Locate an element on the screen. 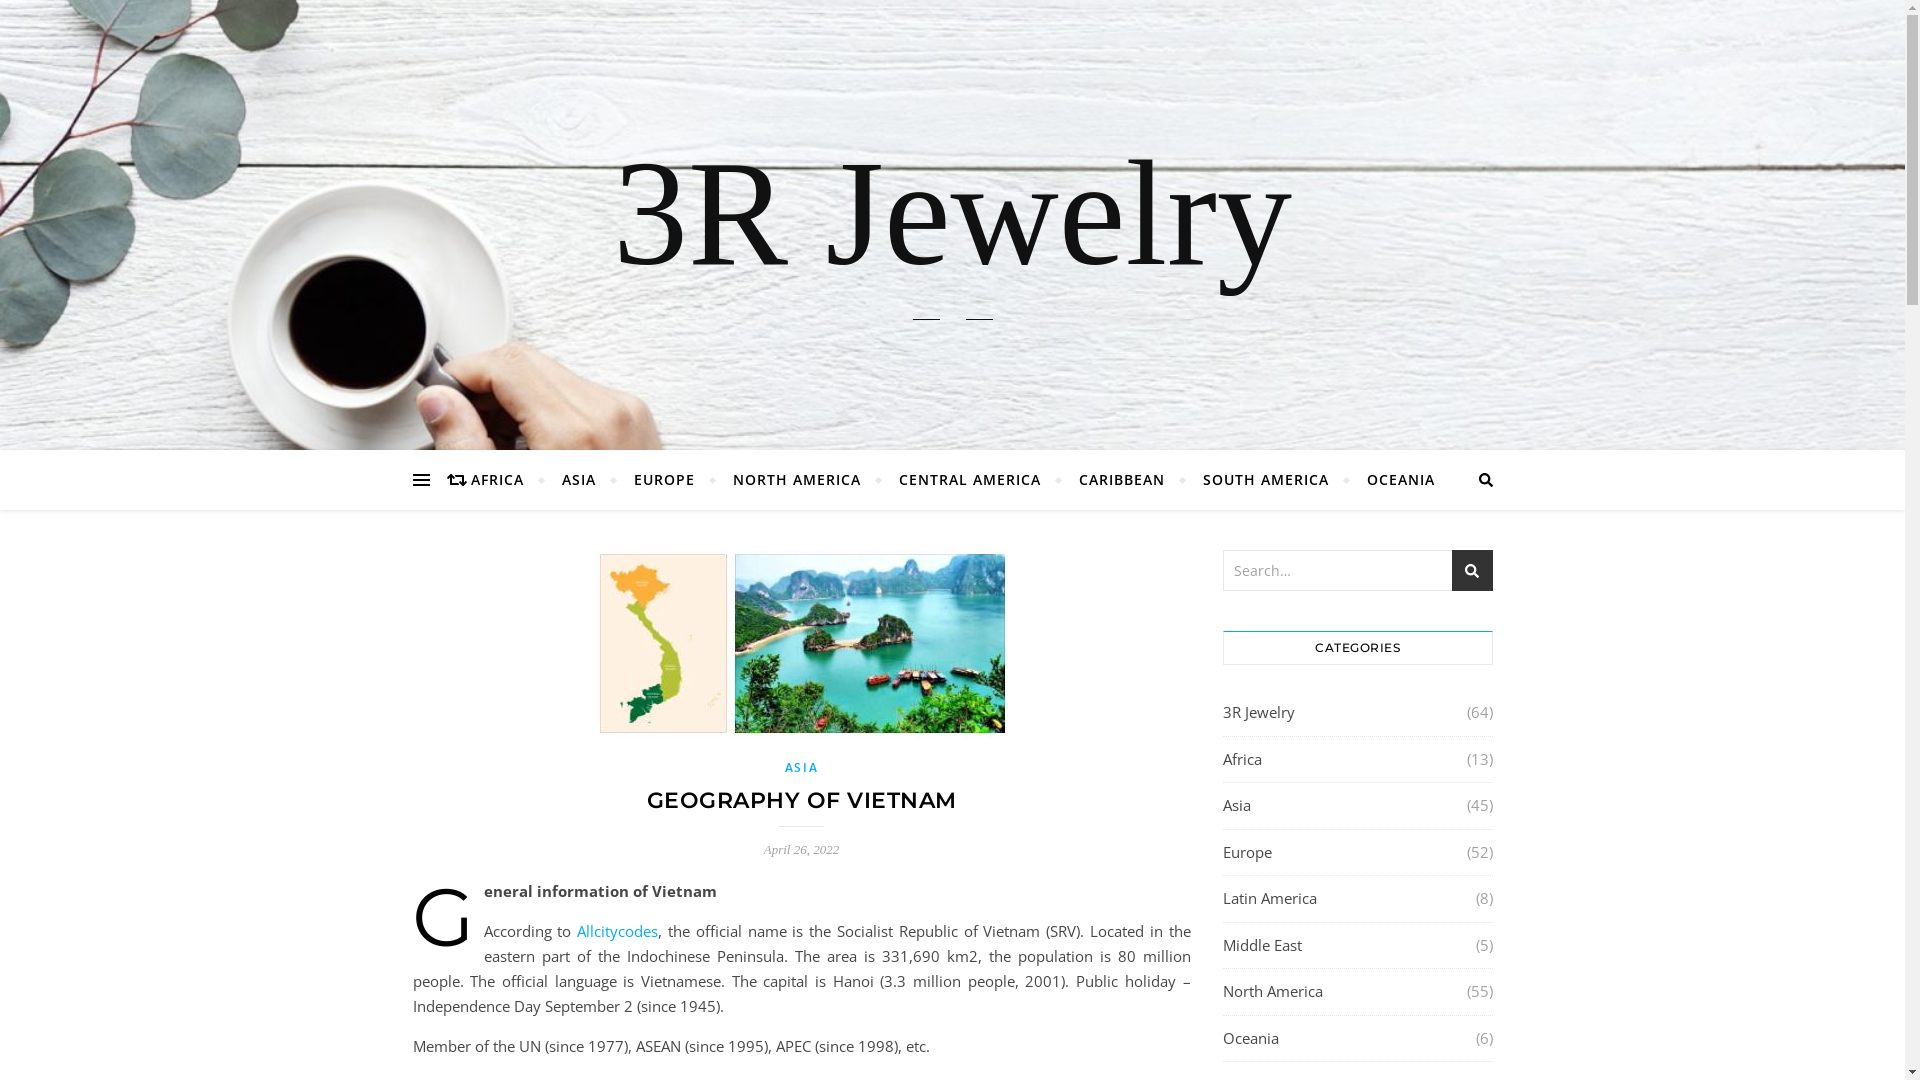 The image size is (1920, 1080). 'Middle East' is located at coordinates (1260, 945).